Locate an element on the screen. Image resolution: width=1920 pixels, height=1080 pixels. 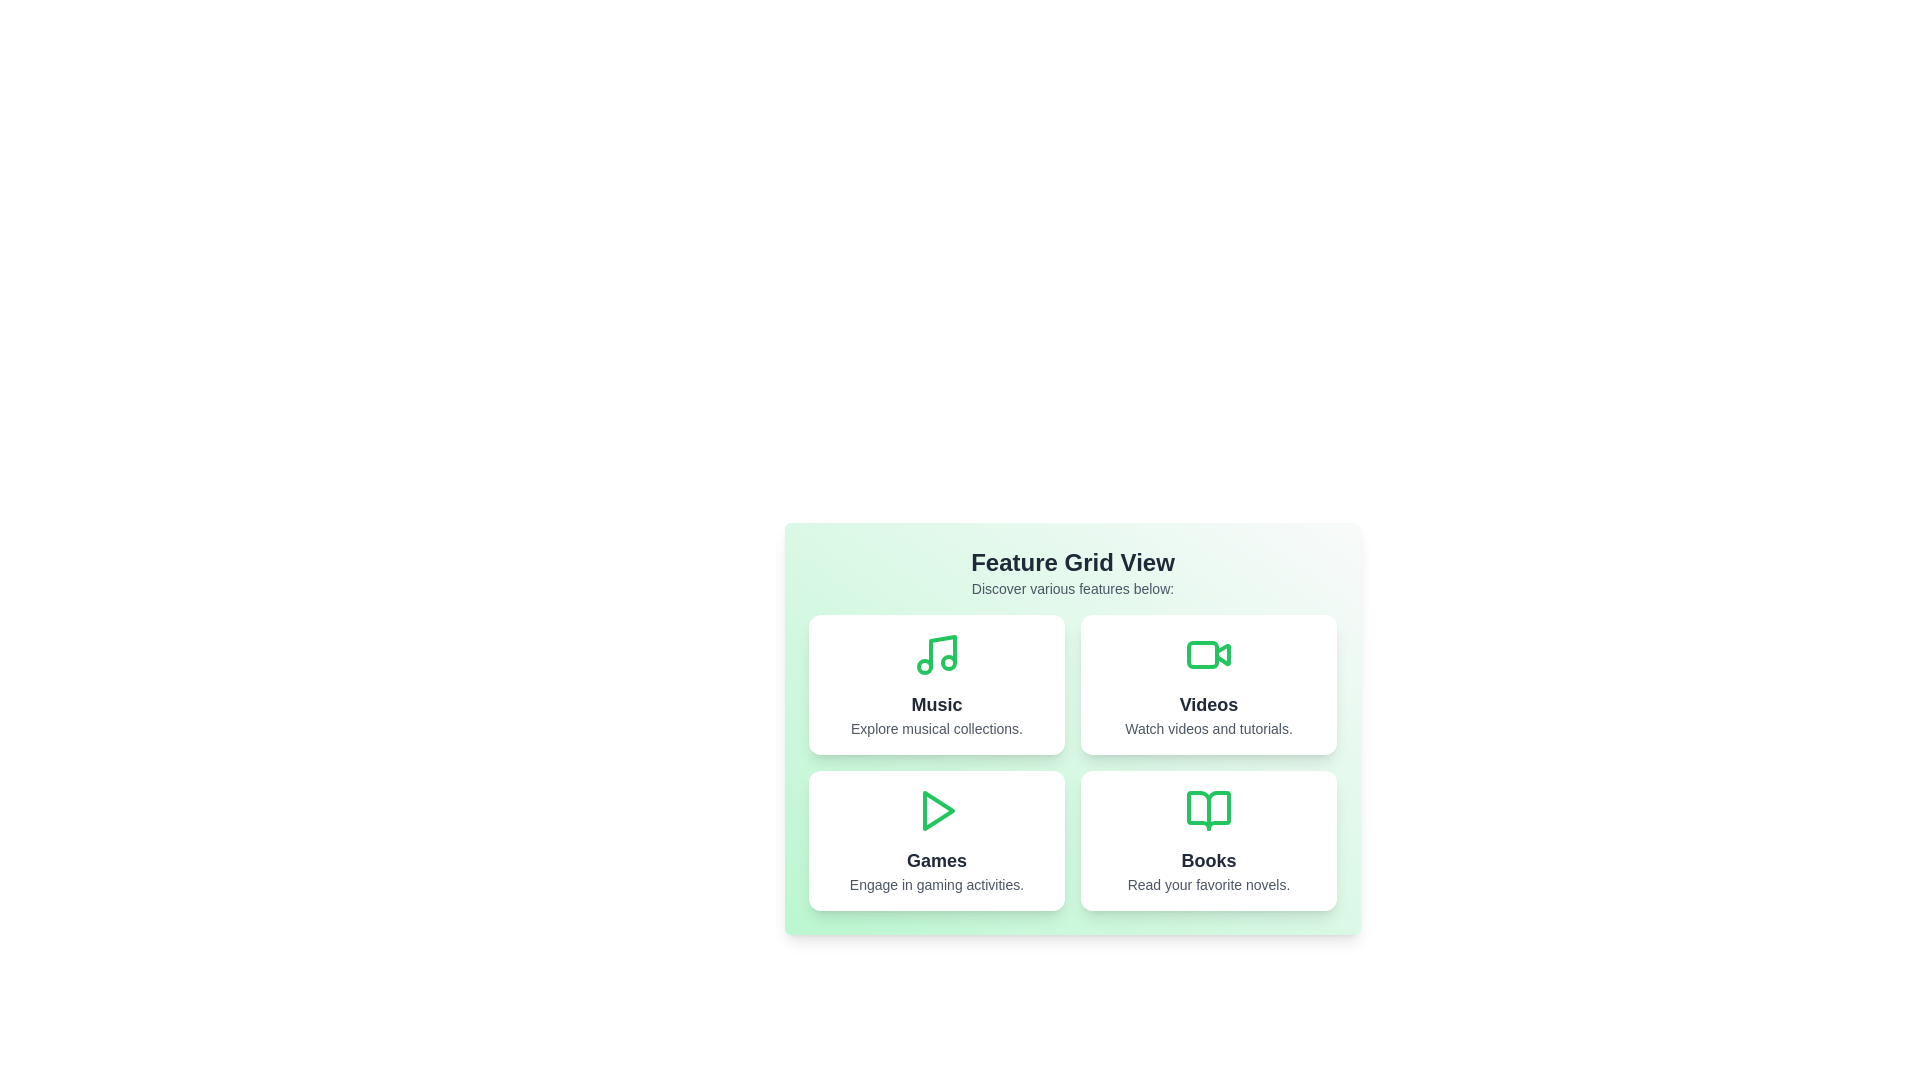
the Games card to explore its functionality is located at coordinates (935, 840).